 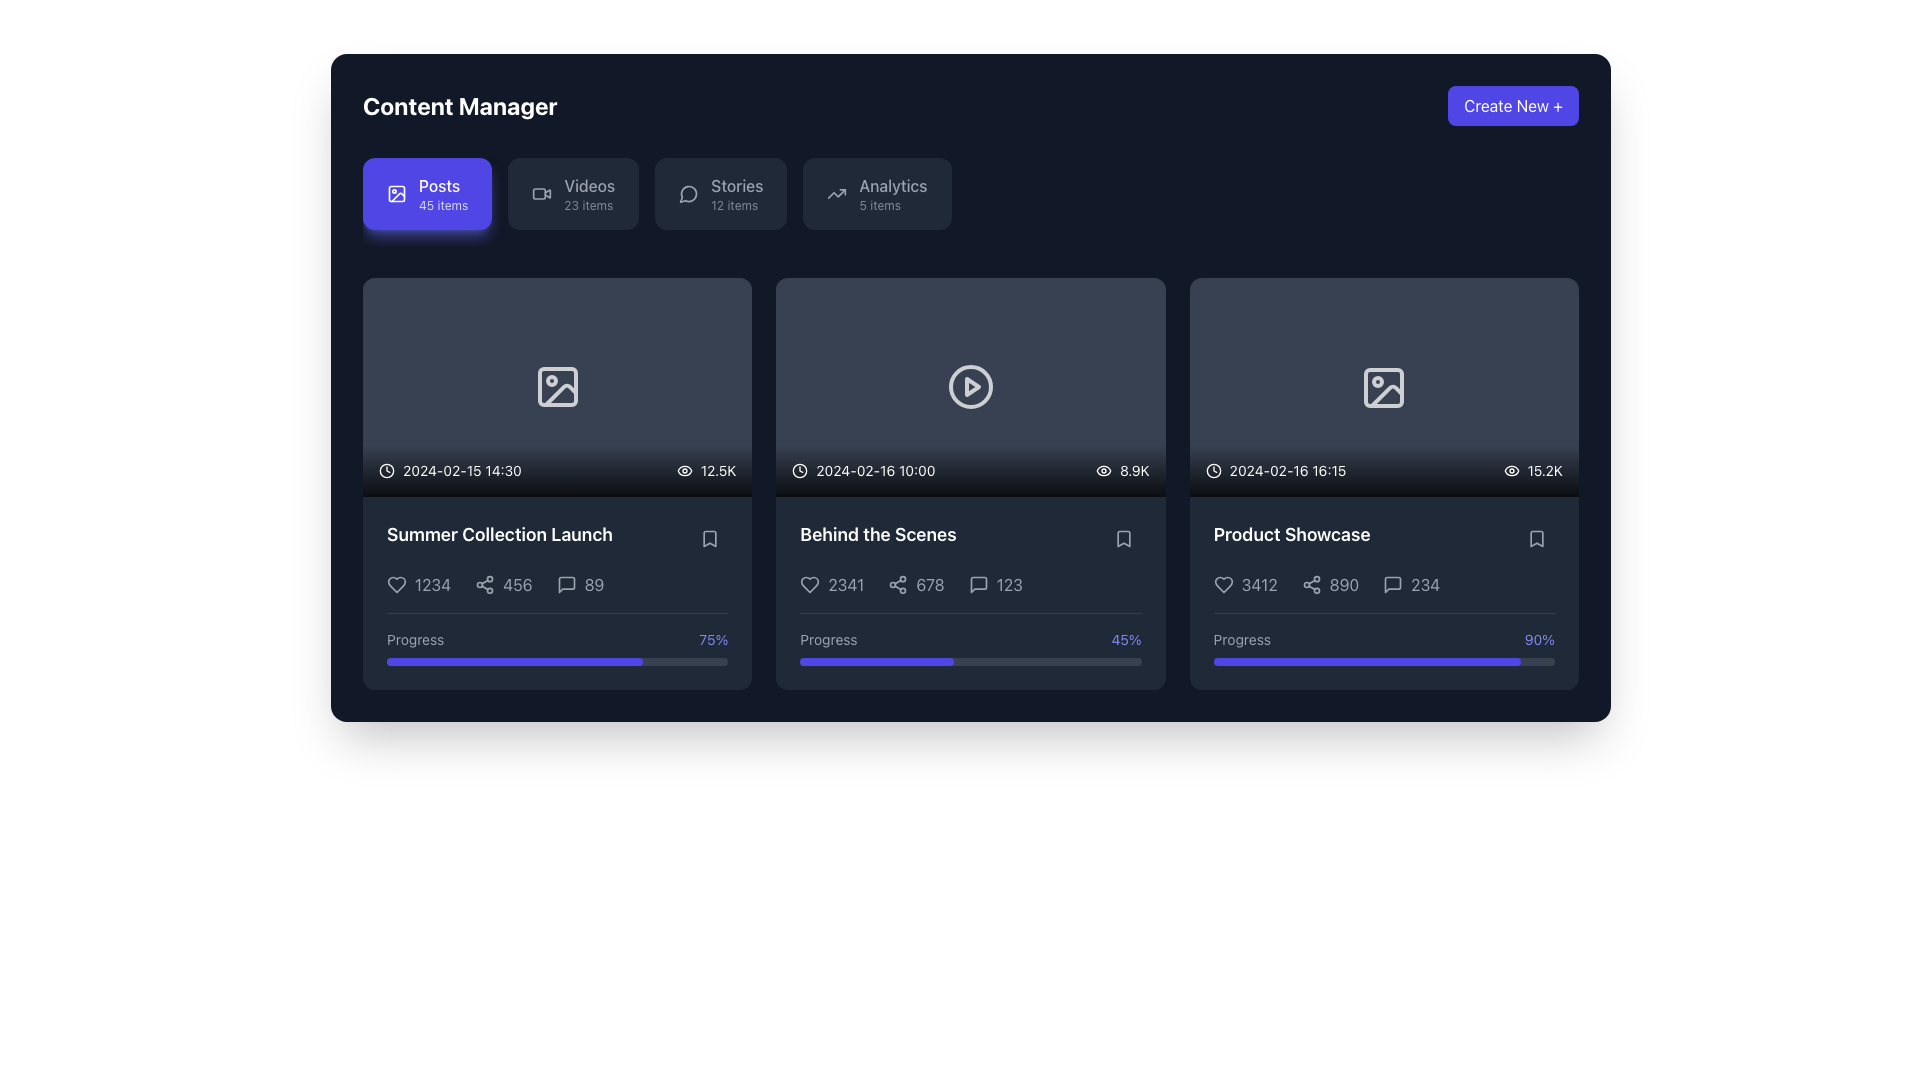 What do you see at coordinates (710, 538) in the screenshot?
I see `the SVG-based bookmark icon located in the 'Summer Collection Launch' section, positioned next to the heart-shaped icon` at bounding box center [710, 538].